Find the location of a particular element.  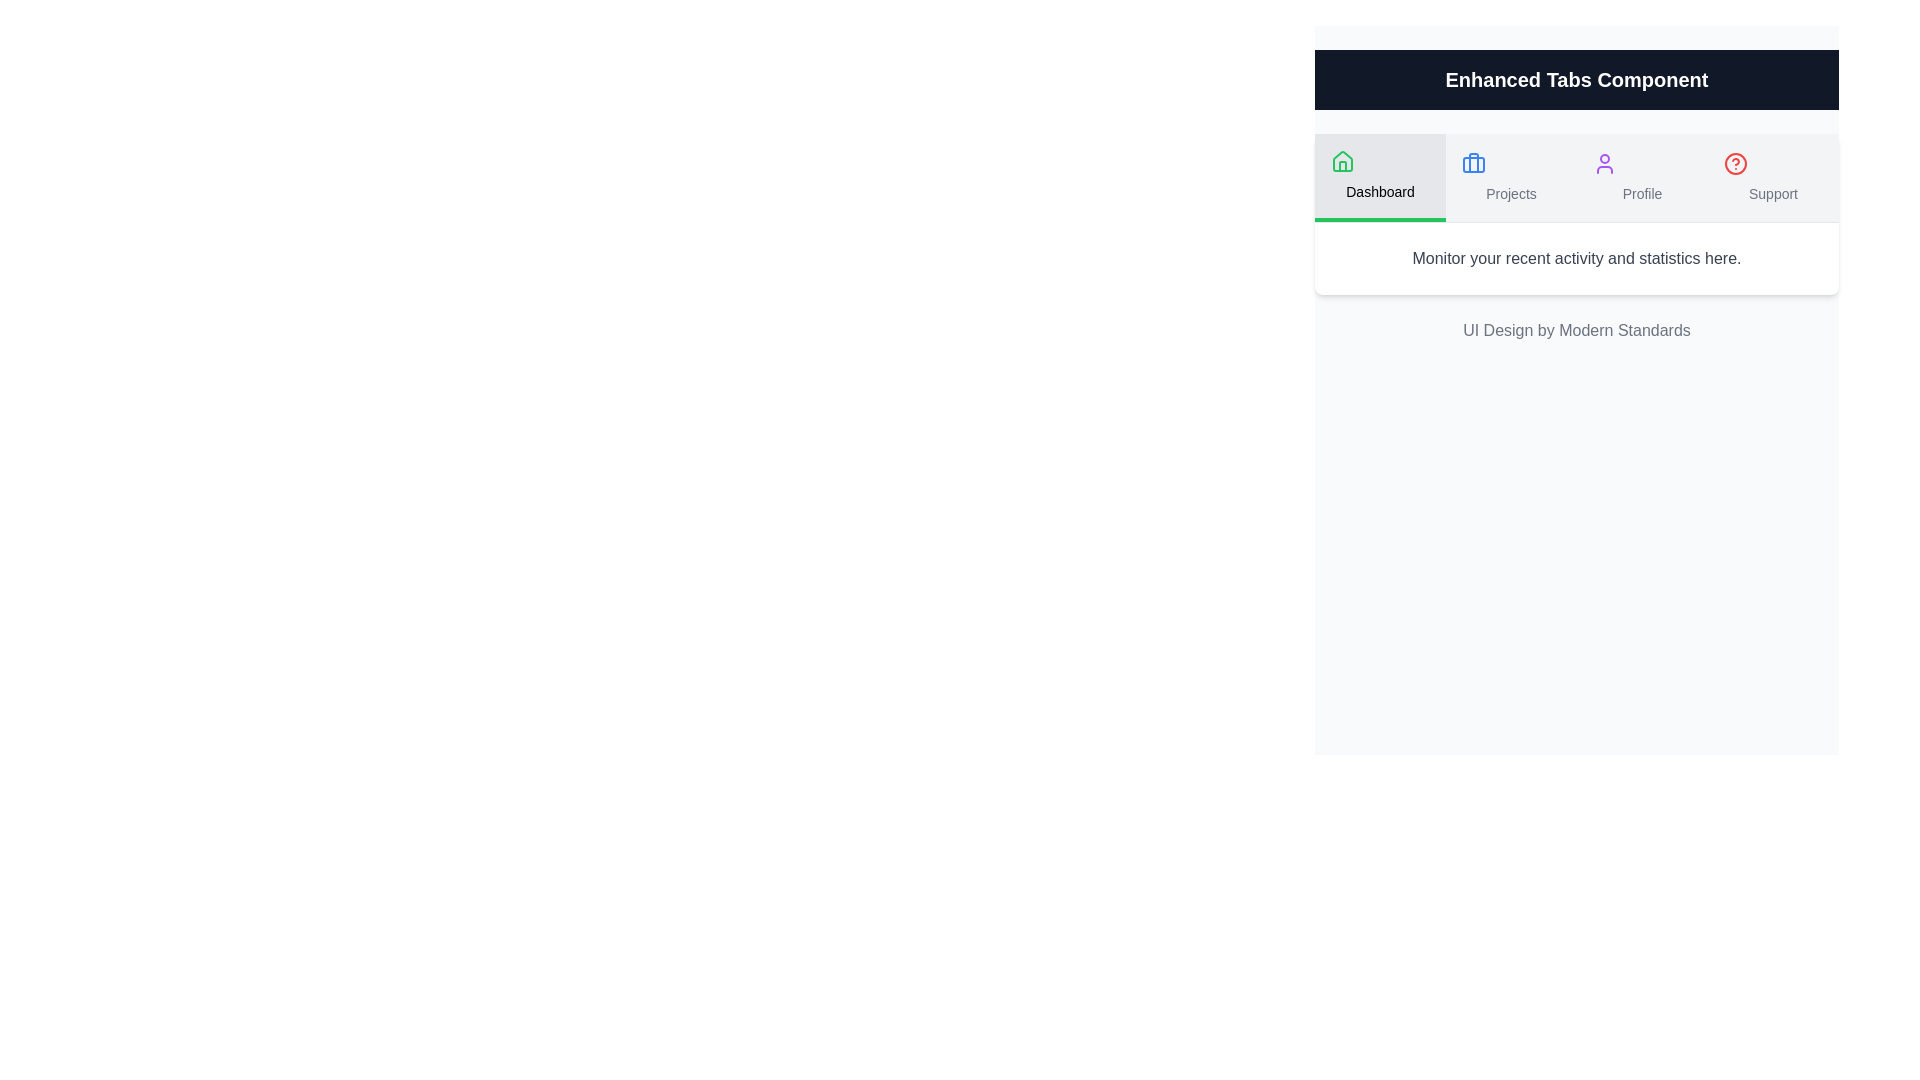

the 'Dashboard' tab icon located on the leftmost position below the 'Enhanced Tabs Component' header is located at coordinates (1343, 160).